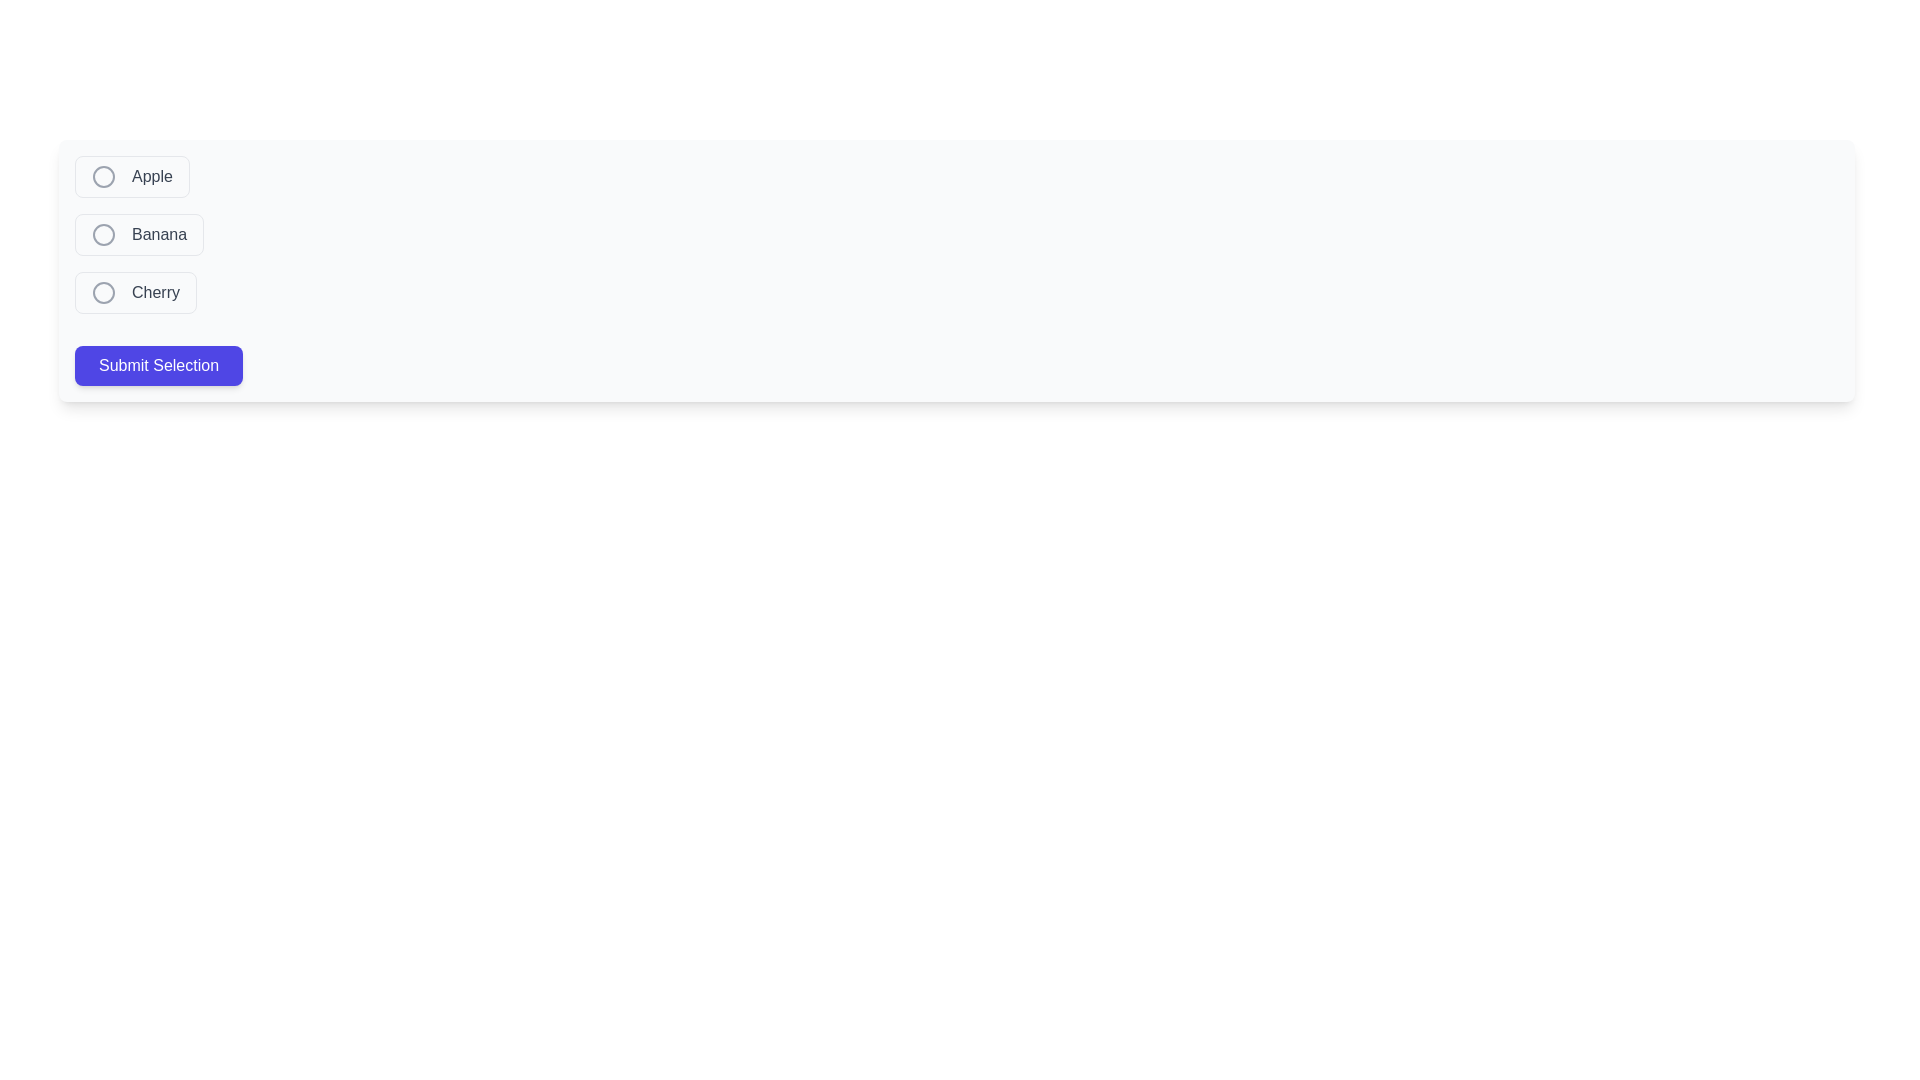 This screenshot has height=1080, width=1920. I want to click on the indigo 'Submit Selection' button with white text that is located below the list of radio buttons labeled 'Apple', 'Banana', and 'Cherry', so click(157, 366).